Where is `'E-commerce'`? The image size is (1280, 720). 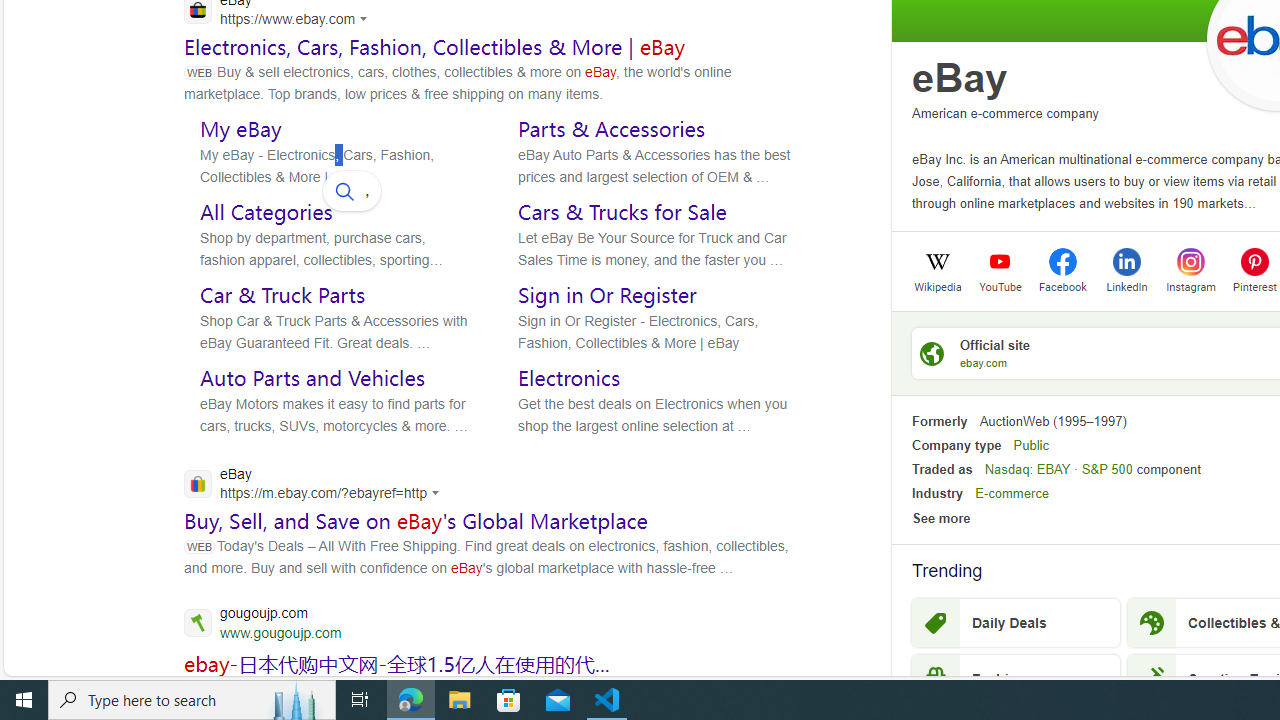
'E-commerce' is located at coordinates (1012, 493).